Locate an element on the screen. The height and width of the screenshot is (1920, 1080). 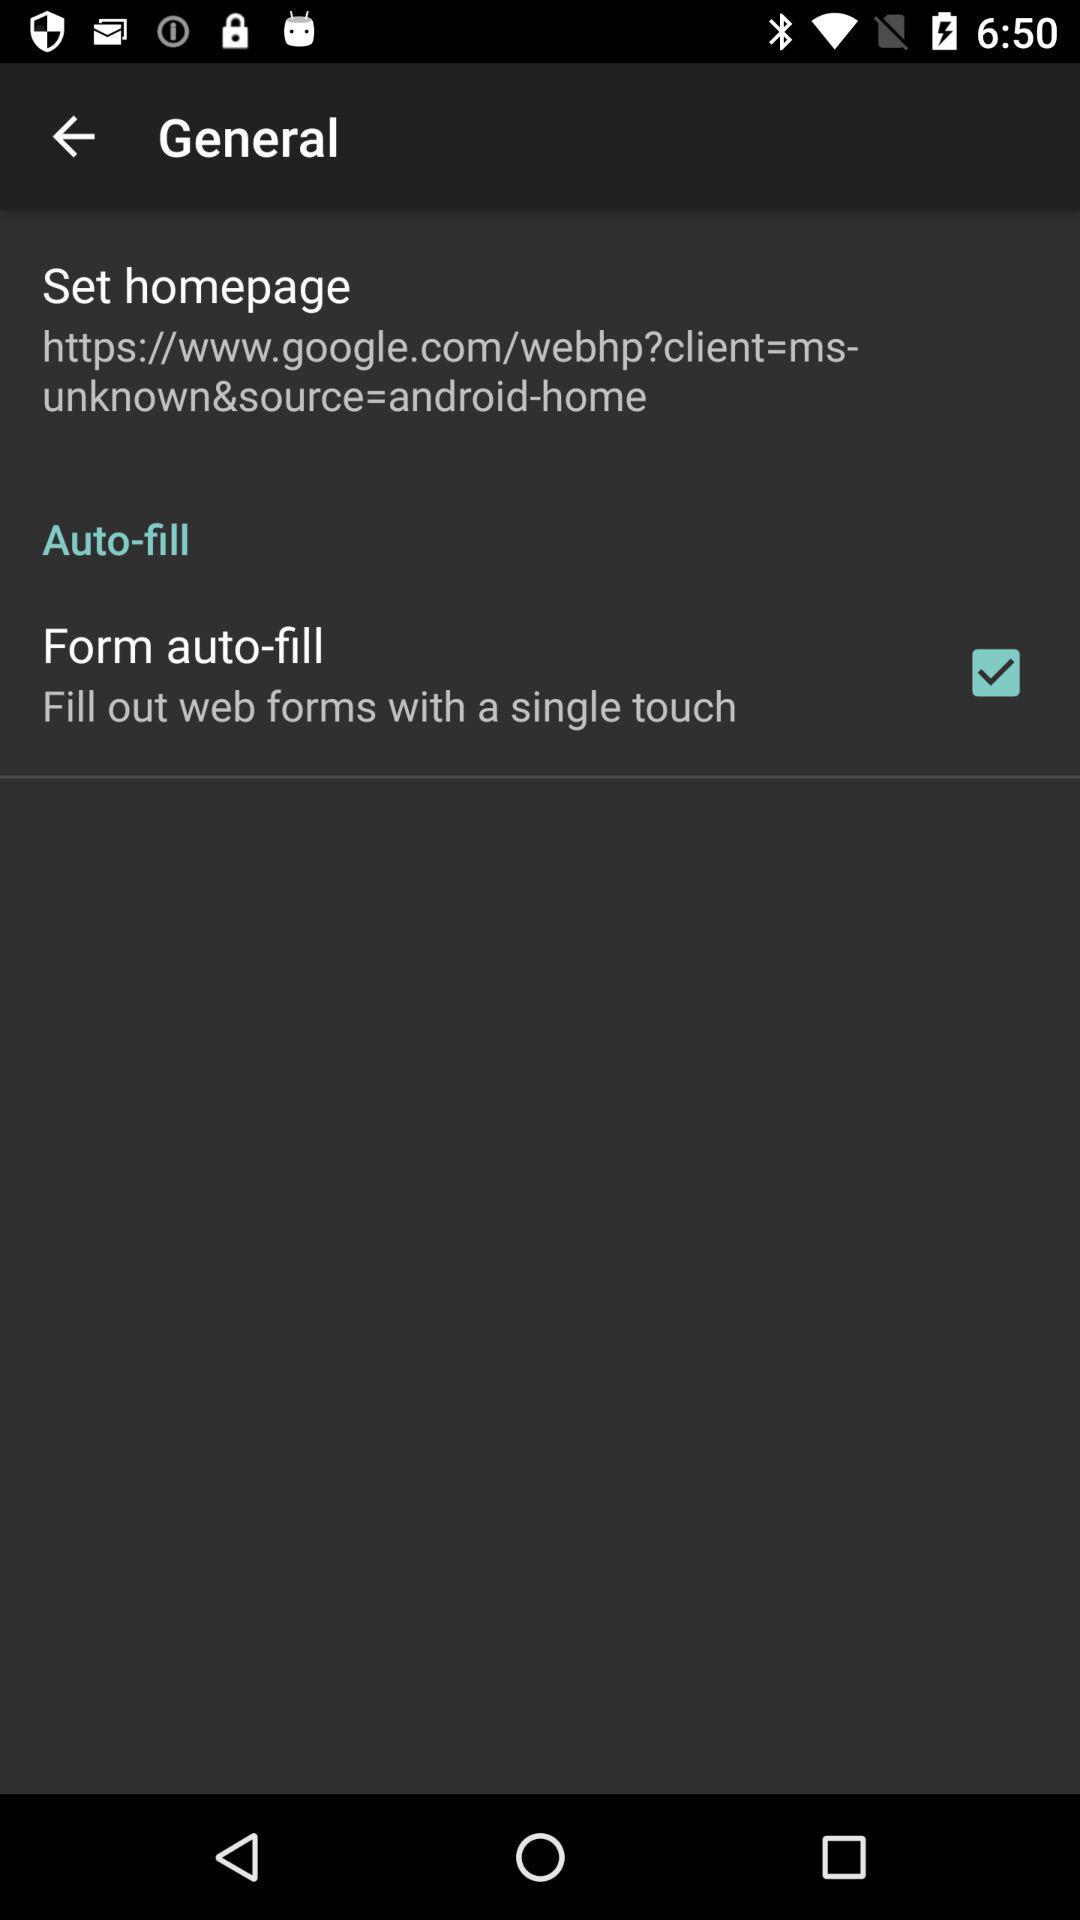
the item next to the fill out web is located at coordinates (995, 672).